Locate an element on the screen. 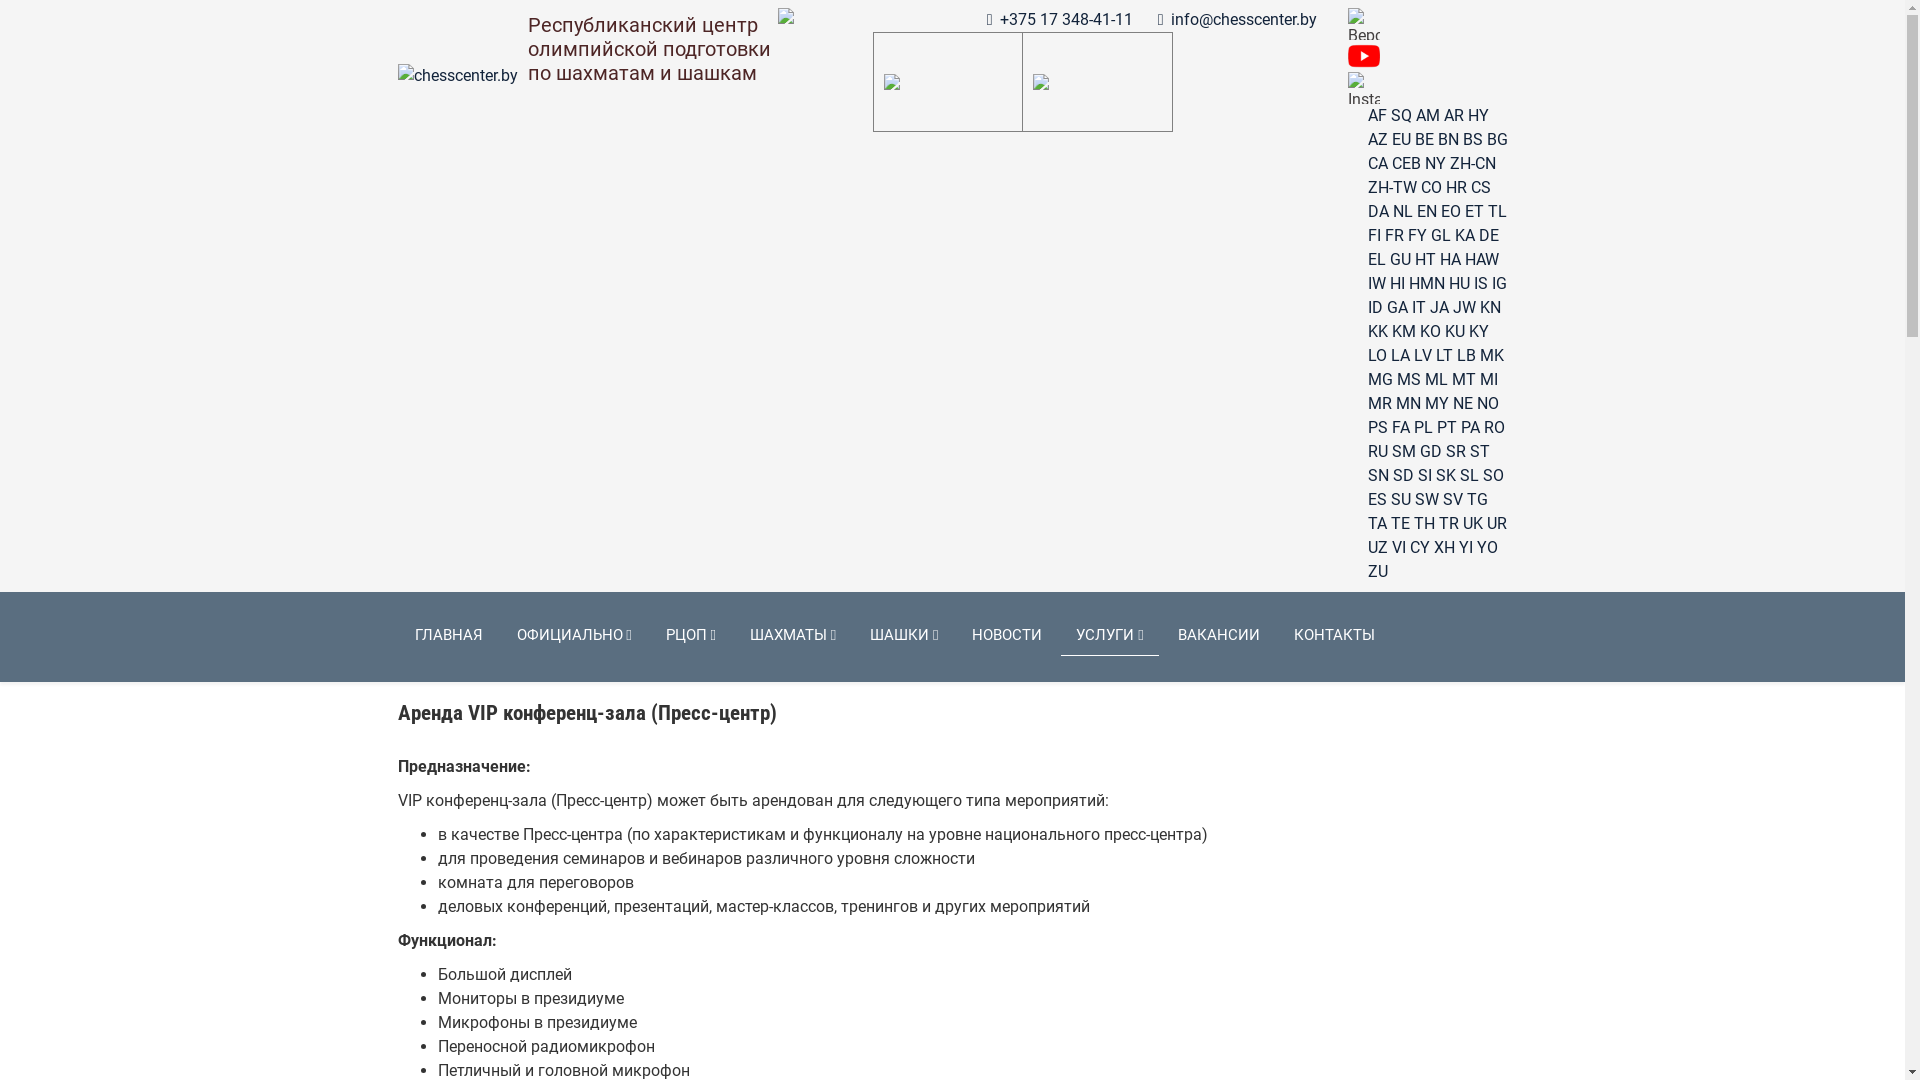 This screenshot has width=1920, height=1080. 'IG' is located at coordinates (1499, 283).